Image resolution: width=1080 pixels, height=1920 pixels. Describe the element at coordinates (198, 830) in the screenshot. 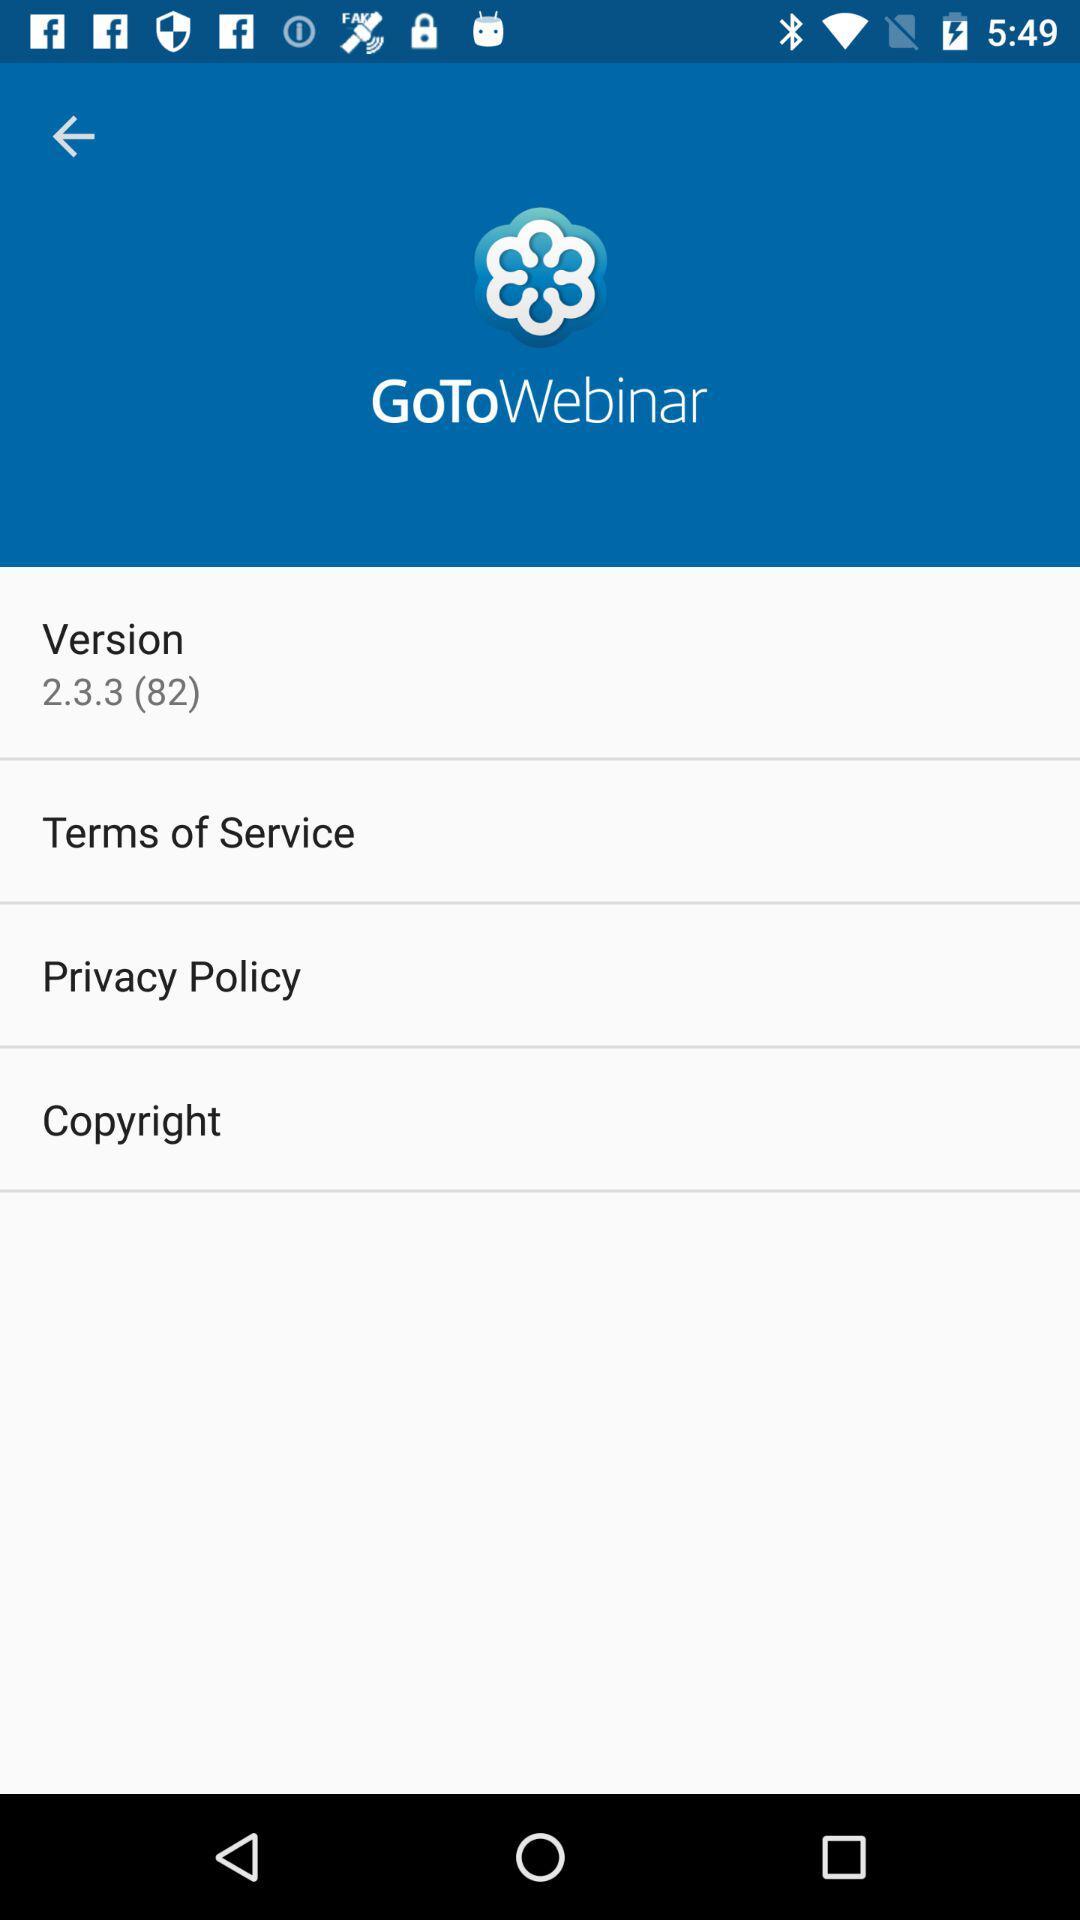

I see `the terms of service` at that location.